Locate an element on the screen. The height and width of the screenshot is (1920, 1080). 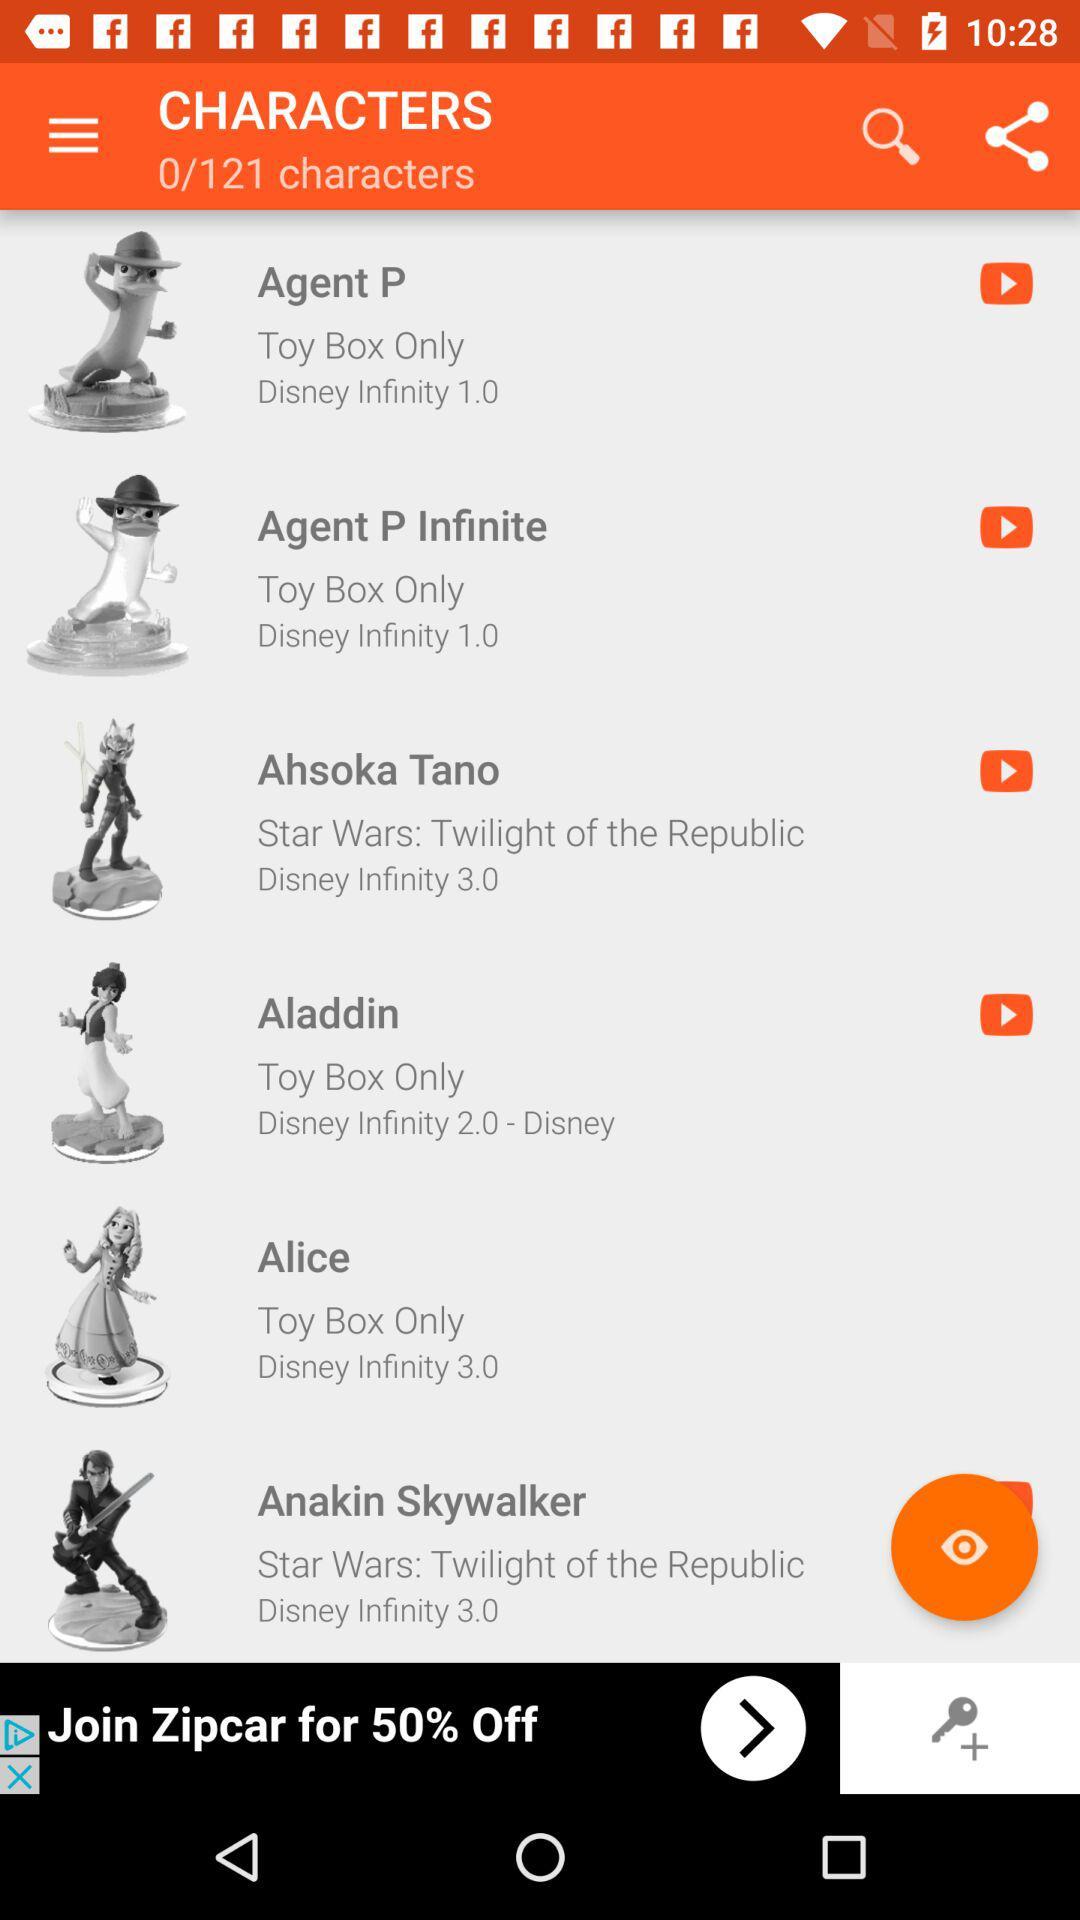
click the agent p infinite is located at coordinates (107, 574).